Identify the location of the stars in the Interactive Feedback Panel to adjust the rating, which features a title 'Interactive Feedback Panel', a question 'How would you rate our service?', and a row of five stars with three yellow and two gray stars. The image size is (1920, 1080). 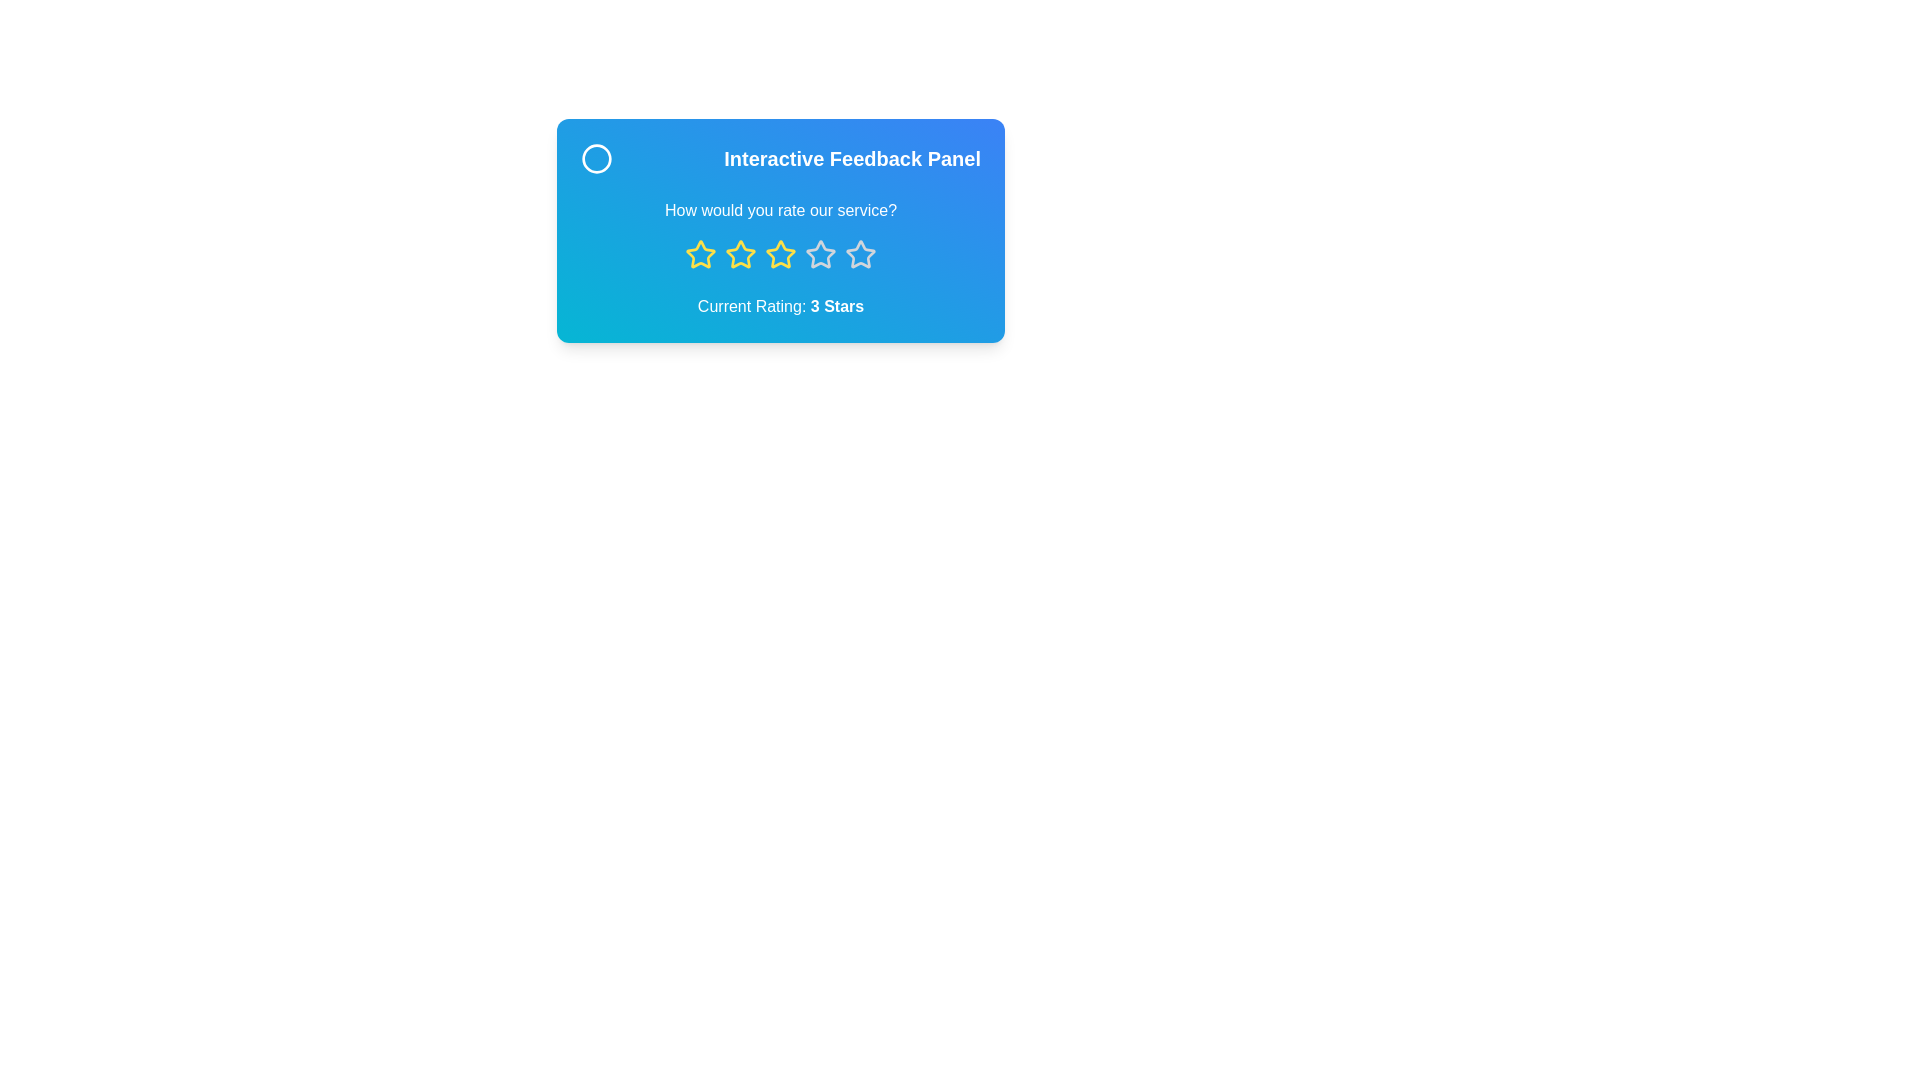
(780, 230).